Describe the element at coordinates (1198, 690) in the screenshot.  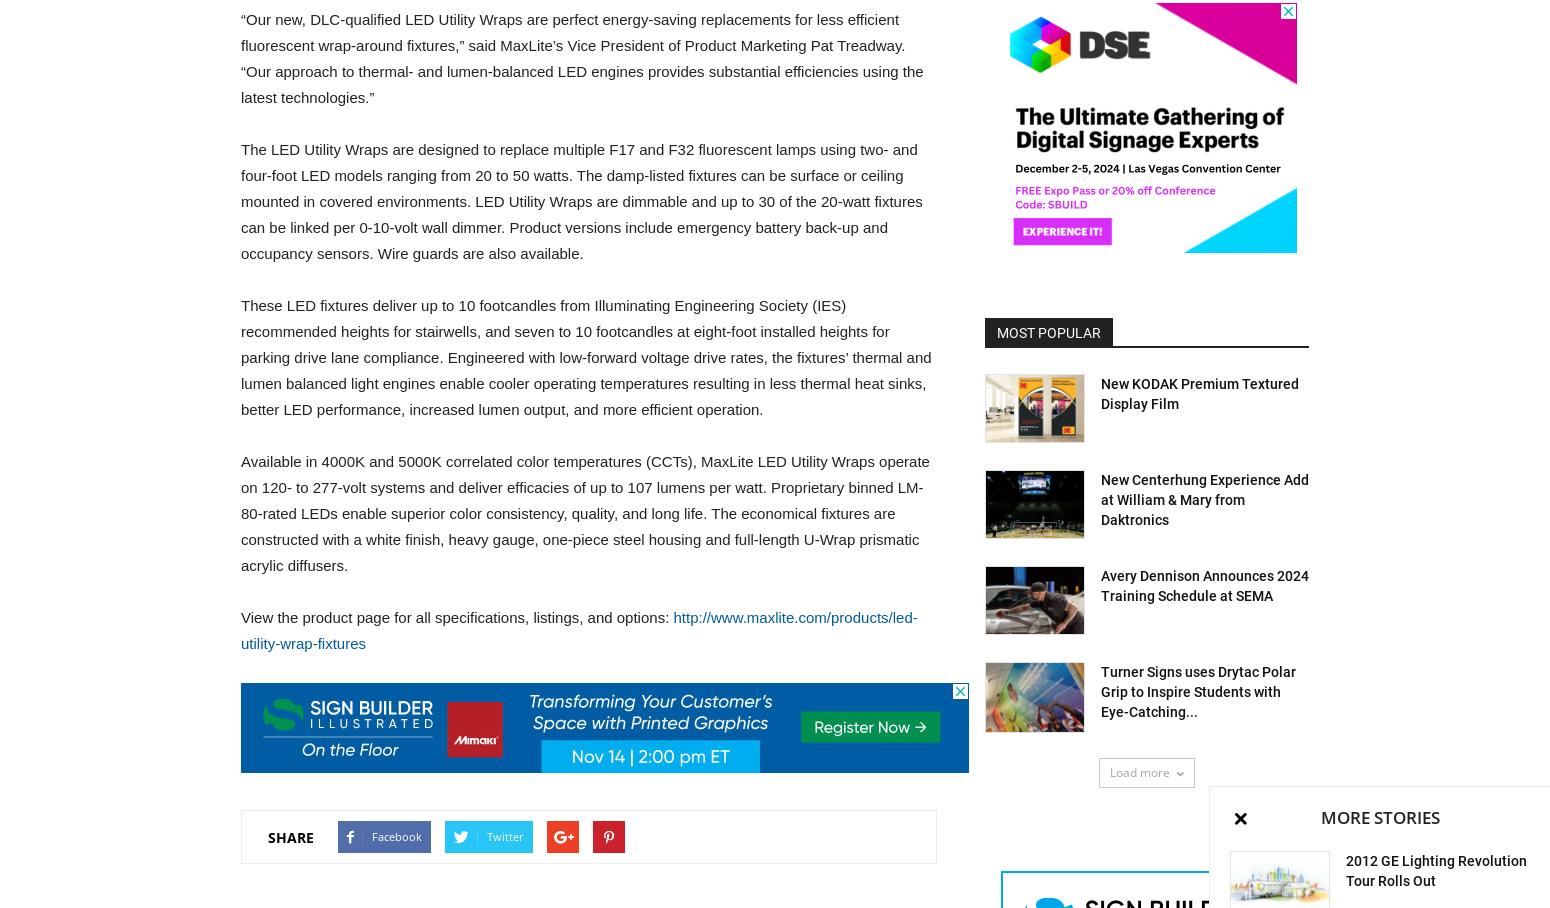
I see `'Turner Signs uses Drytac Polar Grip to Inspire Students with Eye-Catching...'` at that location.